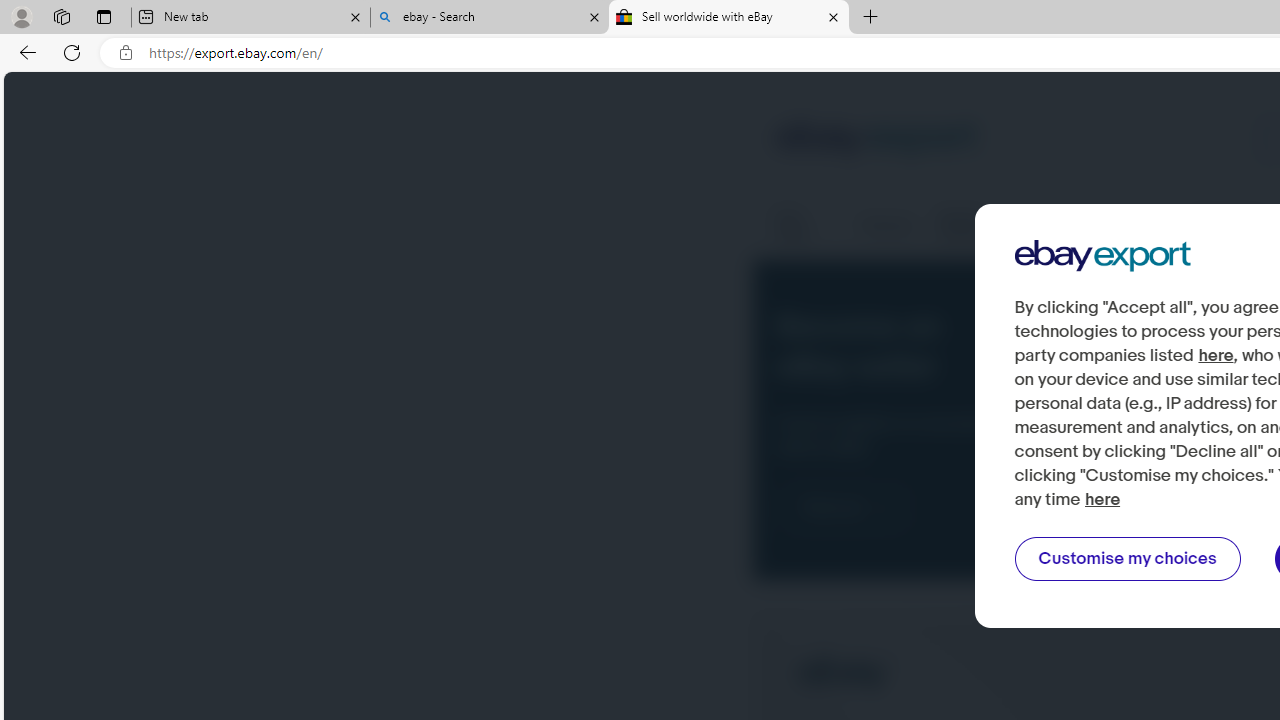 This screenshot has width=1280, height=720. Describe the element at coordinates (728, 17) in the screenshot. I see `'Sell worldwide with eBay'` at that location.